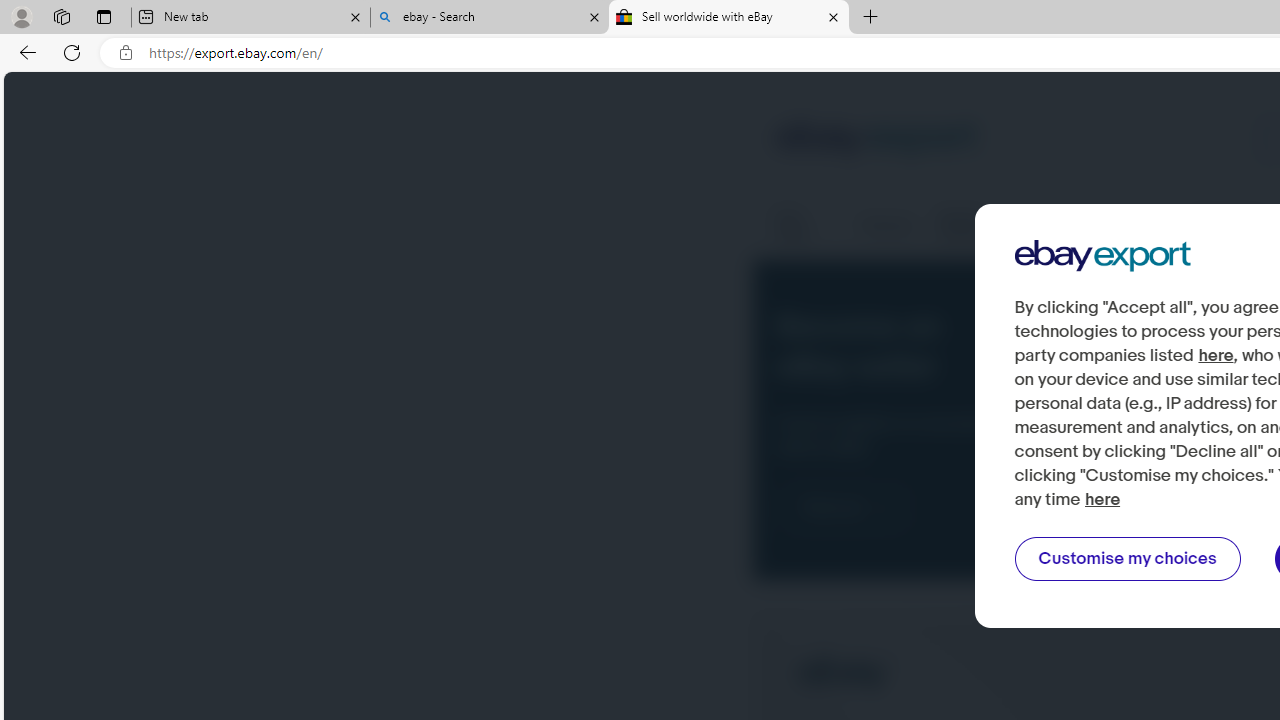 This screenshot has width=1280, height=720. Describe the element at coordinates (728, 17) in the screenshot. I see `'Sell worldwide with eBay'` at that location.